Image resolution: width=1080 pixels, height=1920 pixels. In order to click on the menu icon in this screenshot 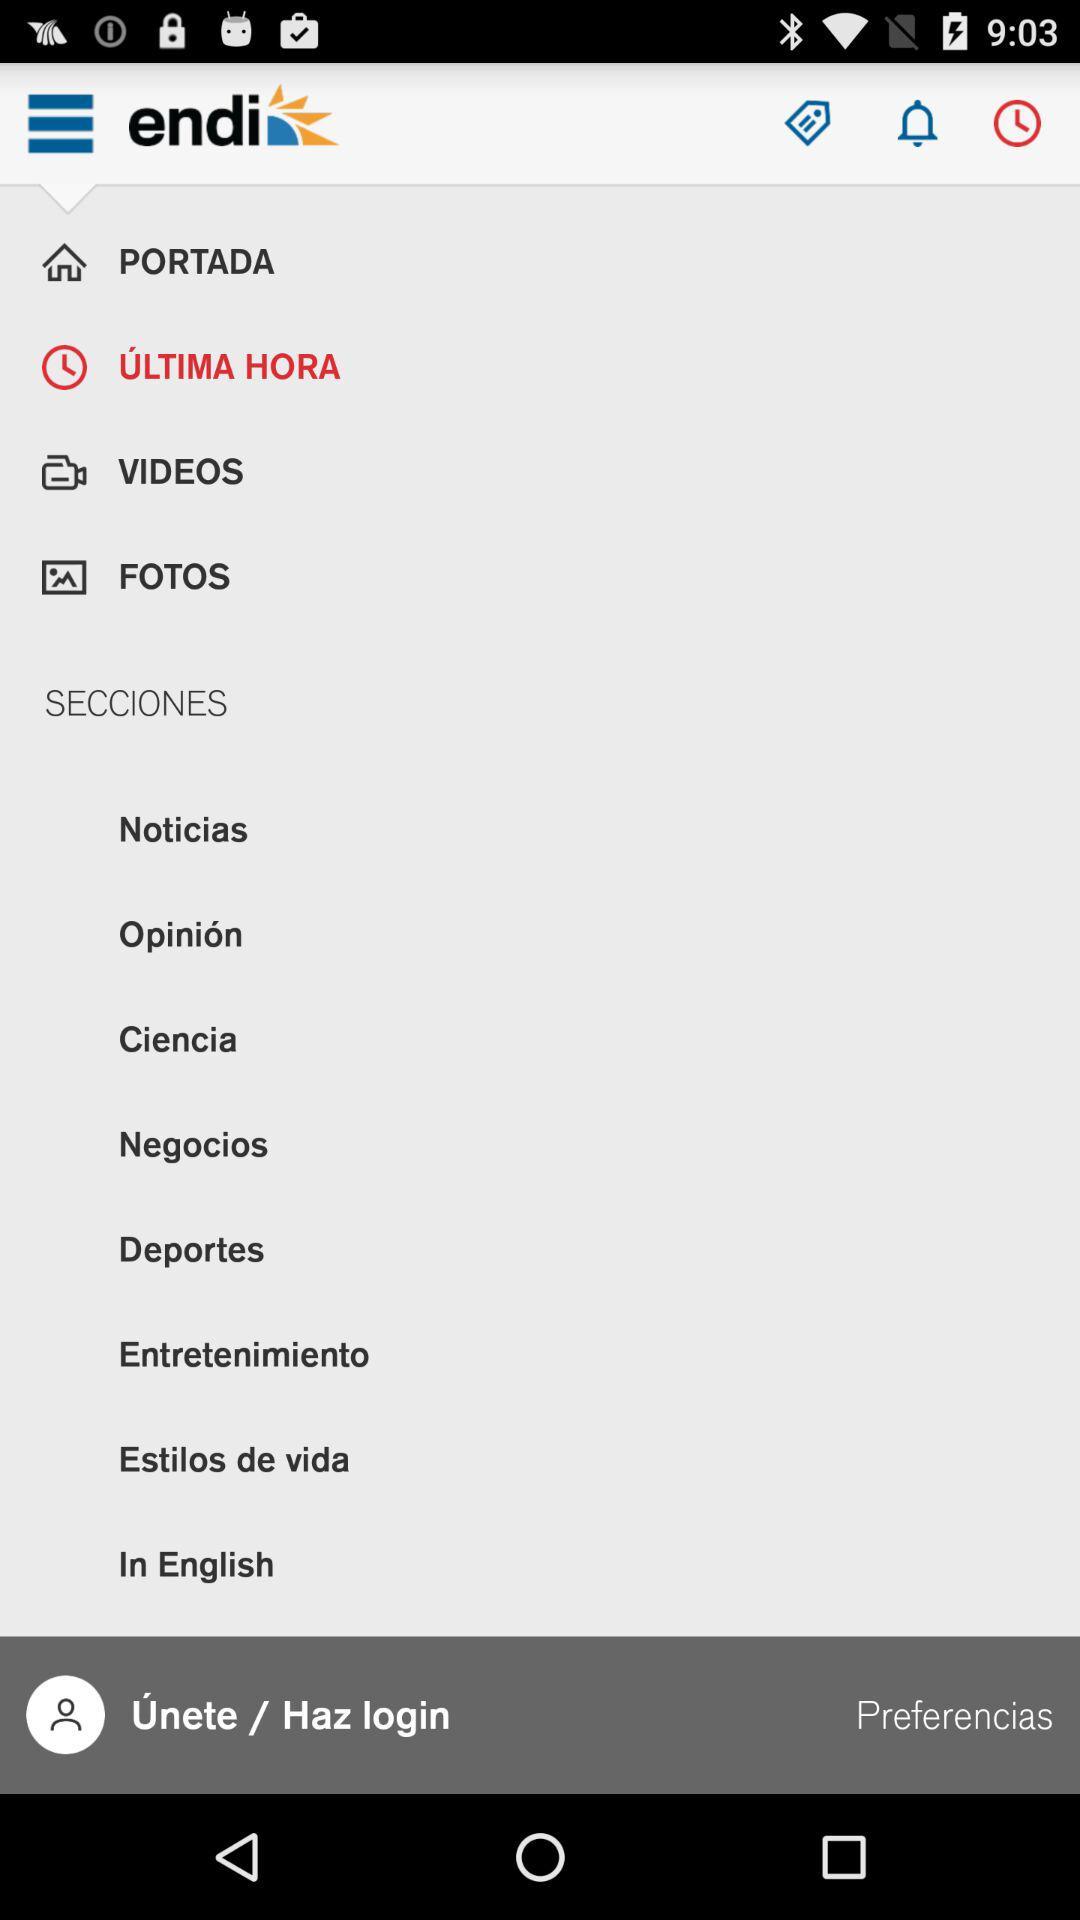, I will do `click(59, 131)`.